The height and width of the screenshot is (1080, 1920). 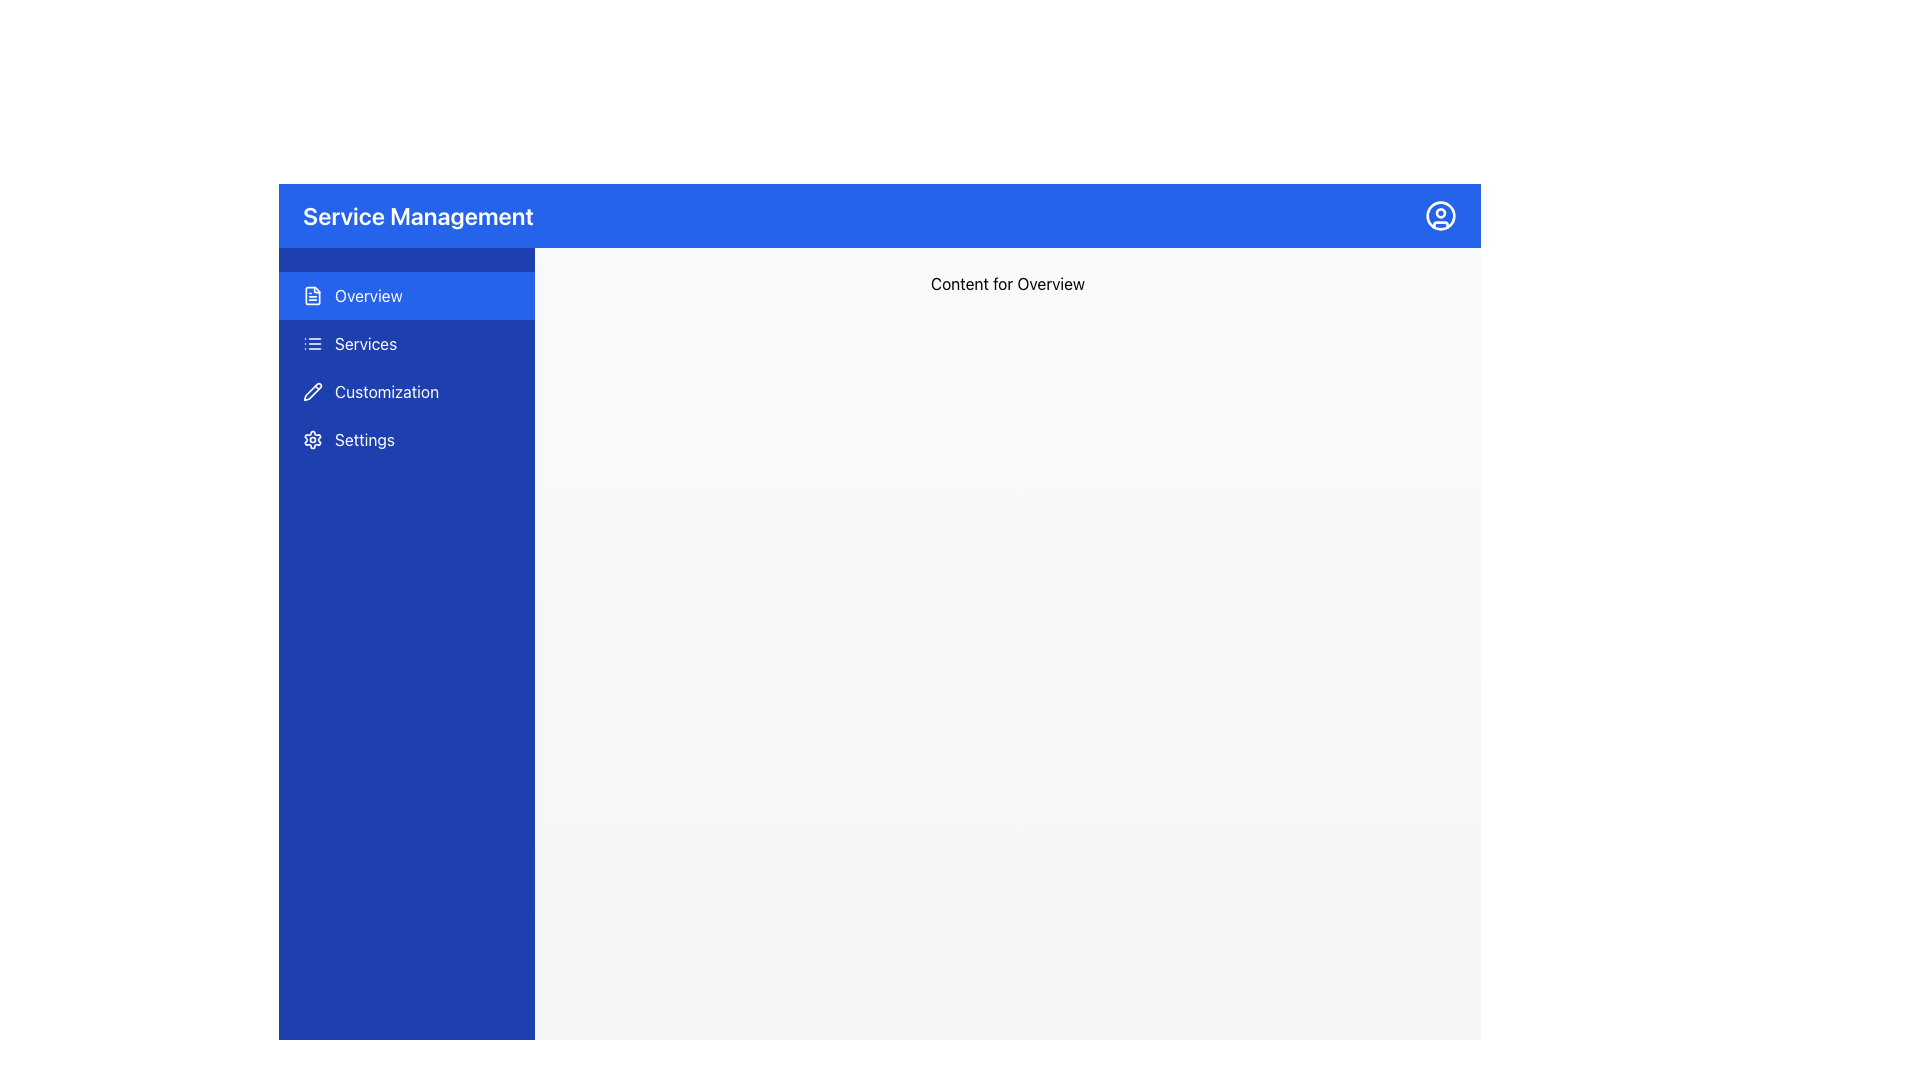 I want to click on the 'Settings' text label in the left sidebar, so click(x=364, y=438).